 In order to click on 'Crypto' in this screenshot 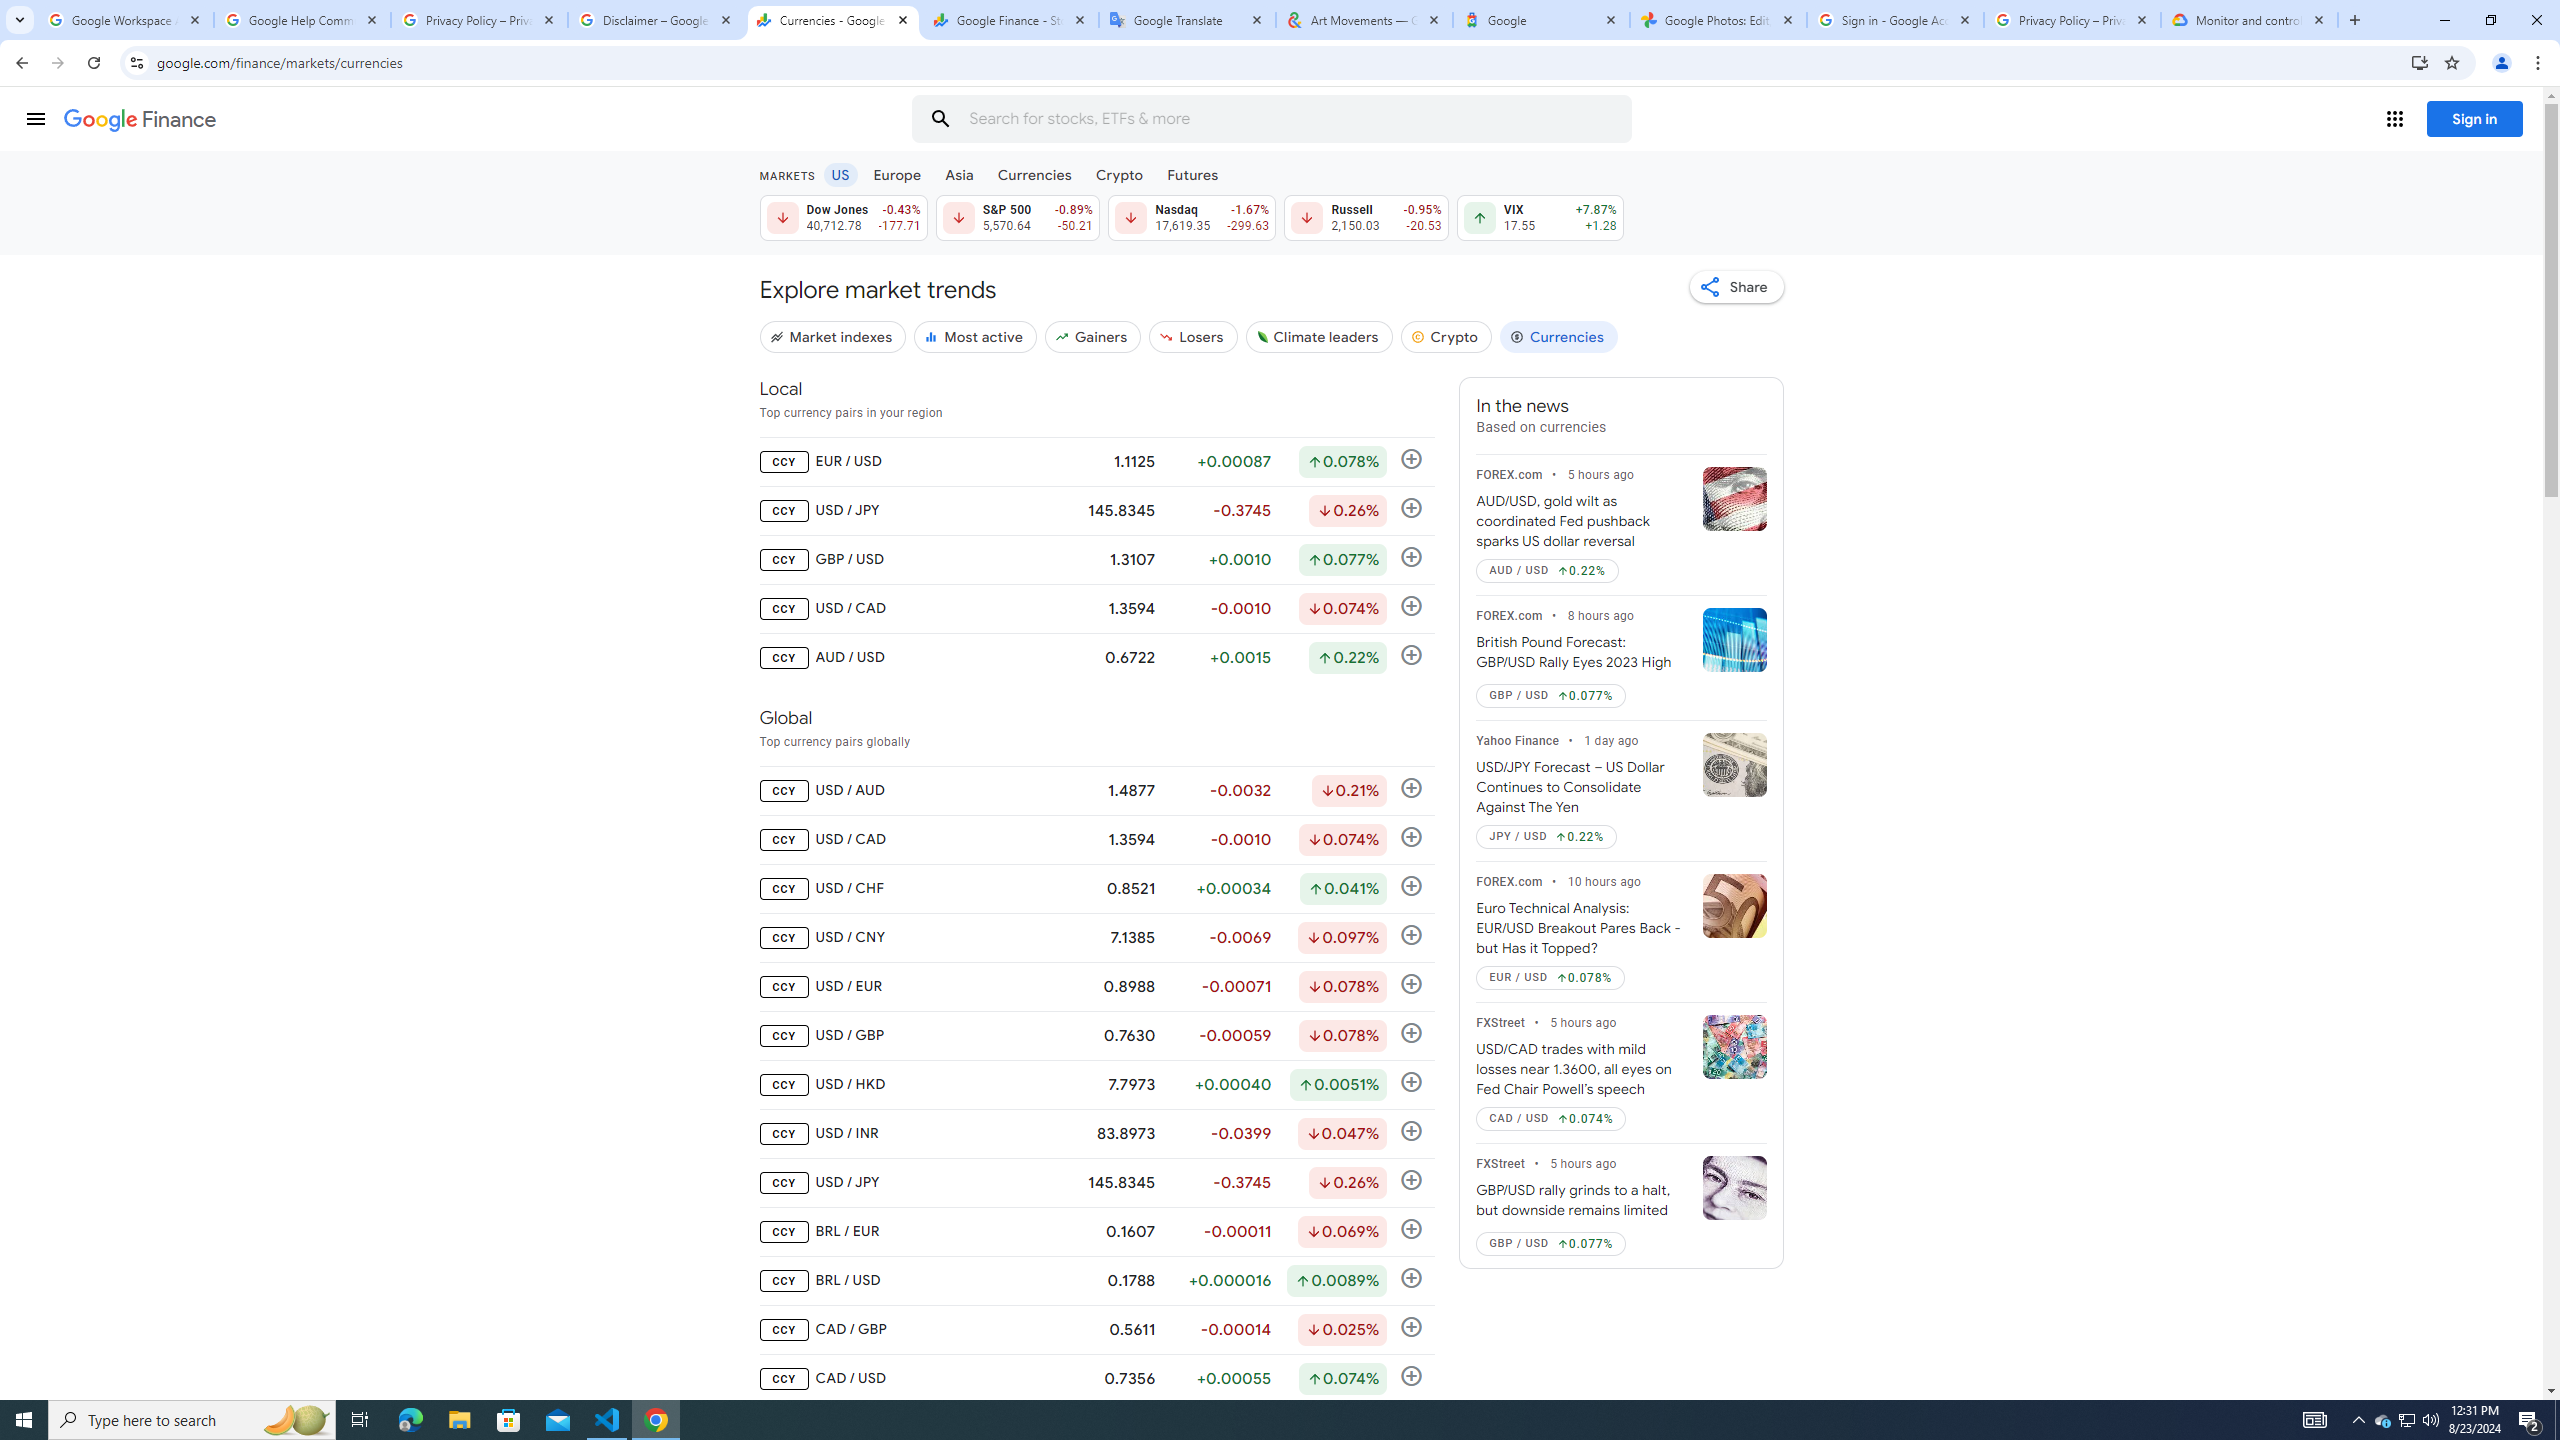, I will do `click(1446, 336)`.